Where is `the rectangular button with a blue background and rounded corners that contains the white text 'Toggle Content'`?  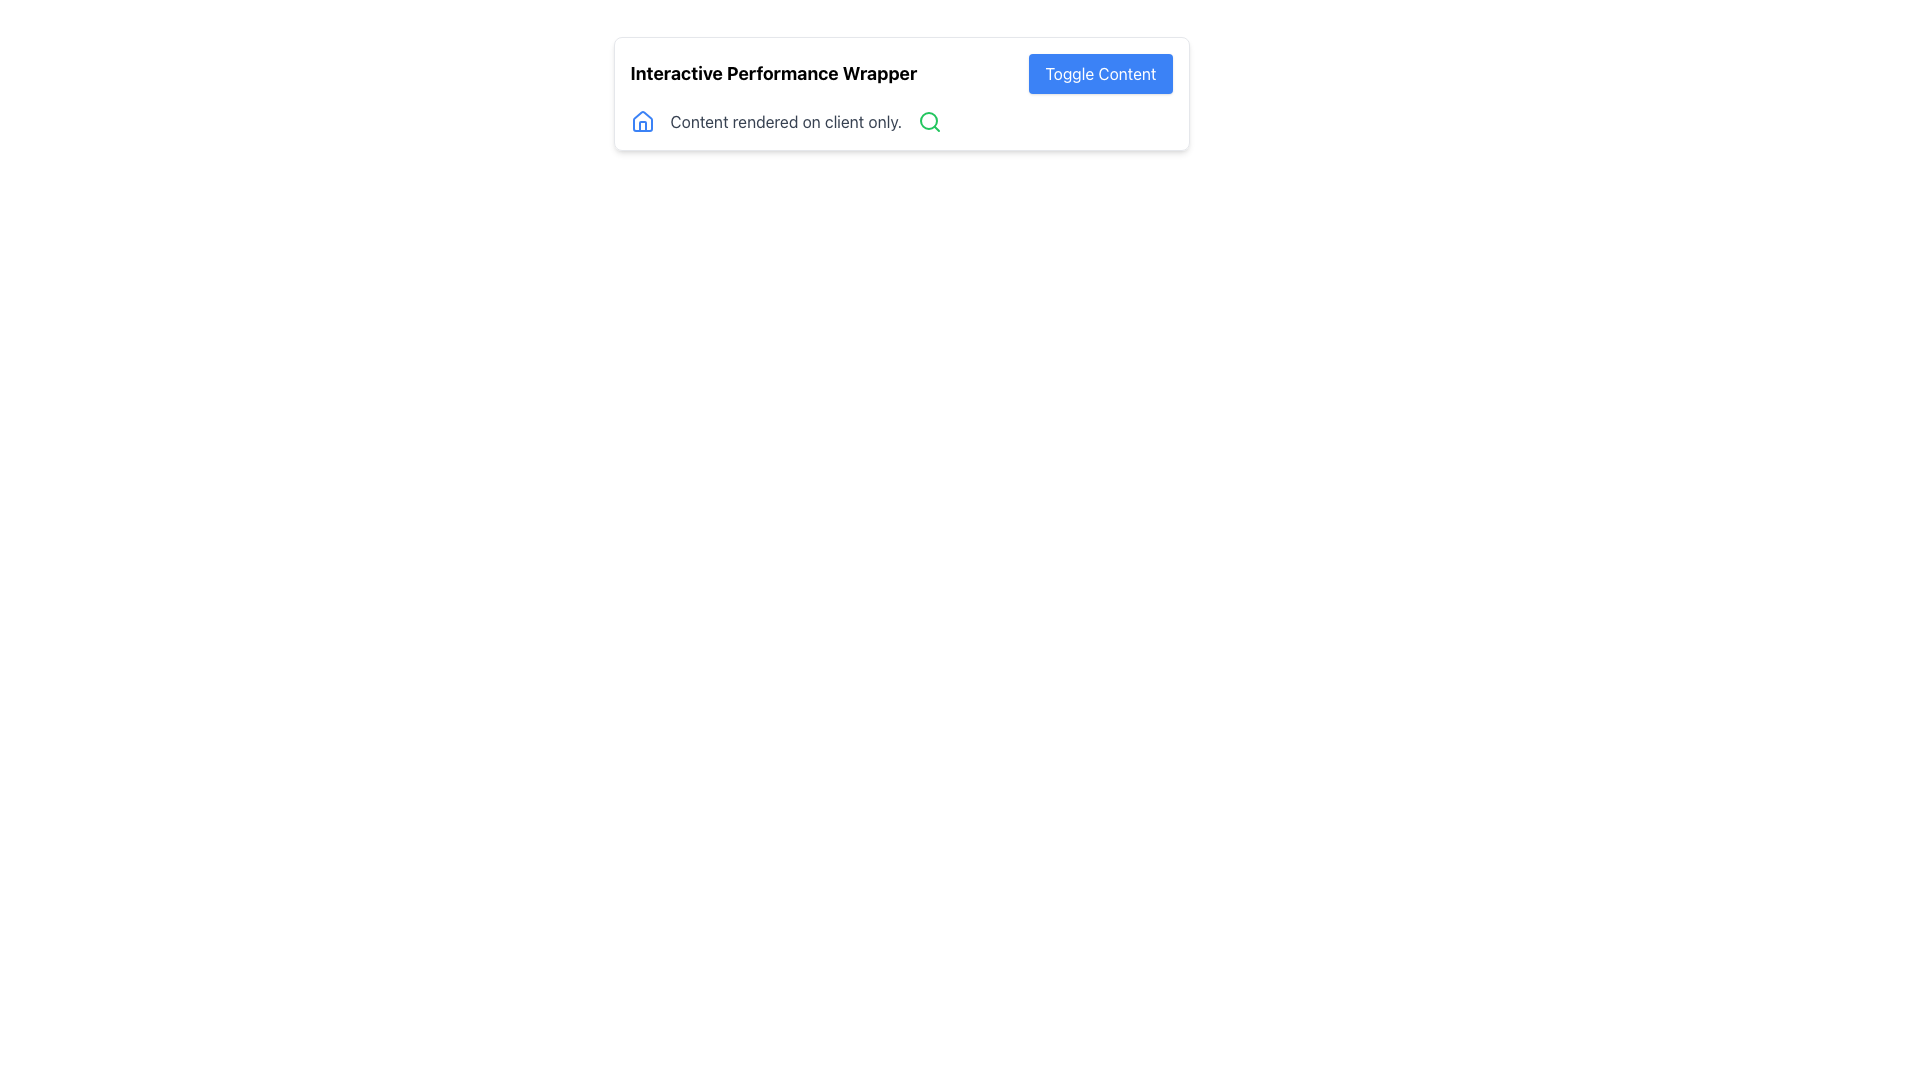 the rectangular button with a blue background and rounded corners that contains the white text 'Toggle Content' is located at coordinates (1099, 72).